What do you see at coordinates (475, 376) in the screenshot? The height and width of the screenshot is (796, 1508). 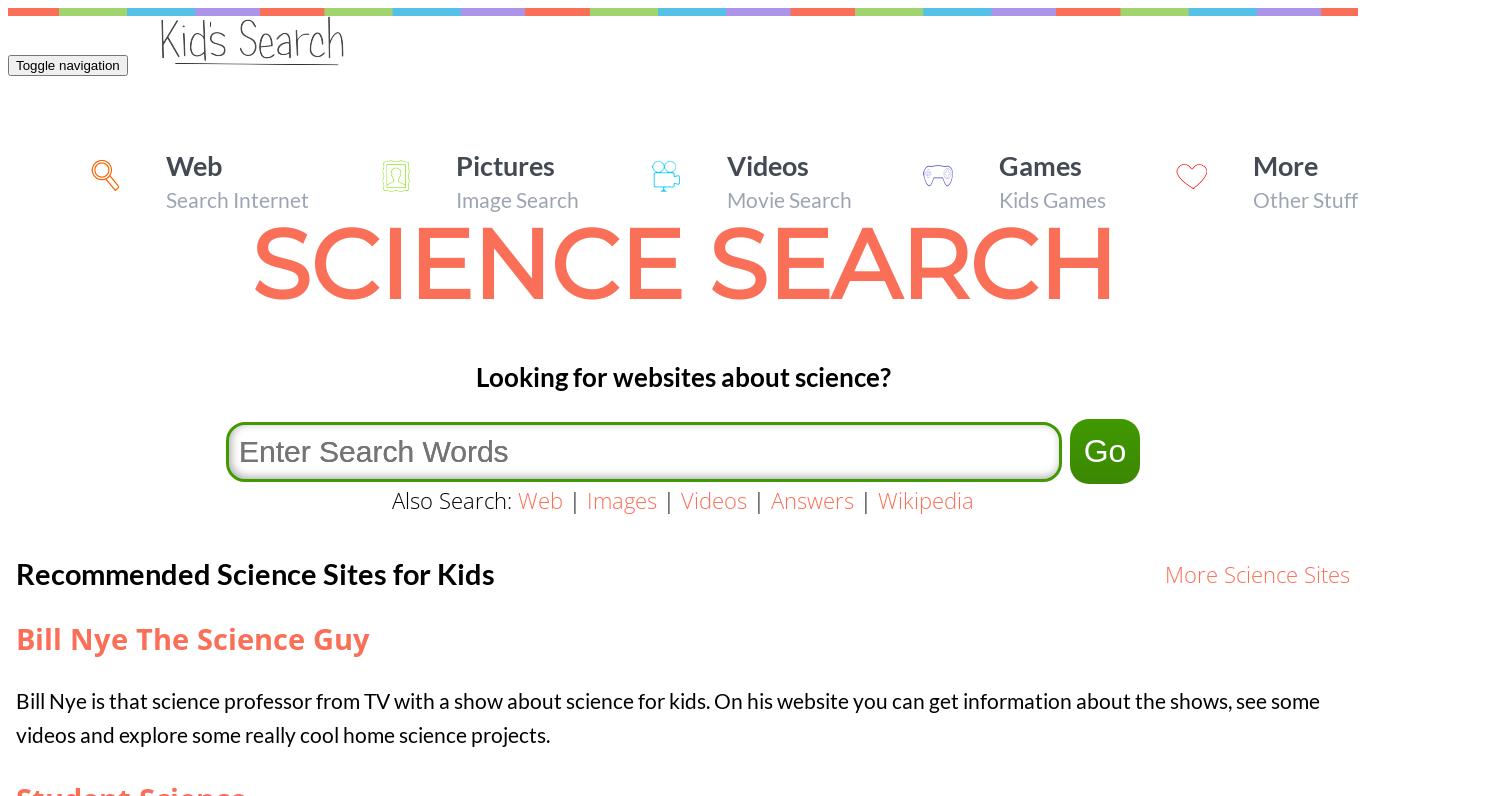 I see `'Looking for websites about science?'` at bounding box center [475, 376].